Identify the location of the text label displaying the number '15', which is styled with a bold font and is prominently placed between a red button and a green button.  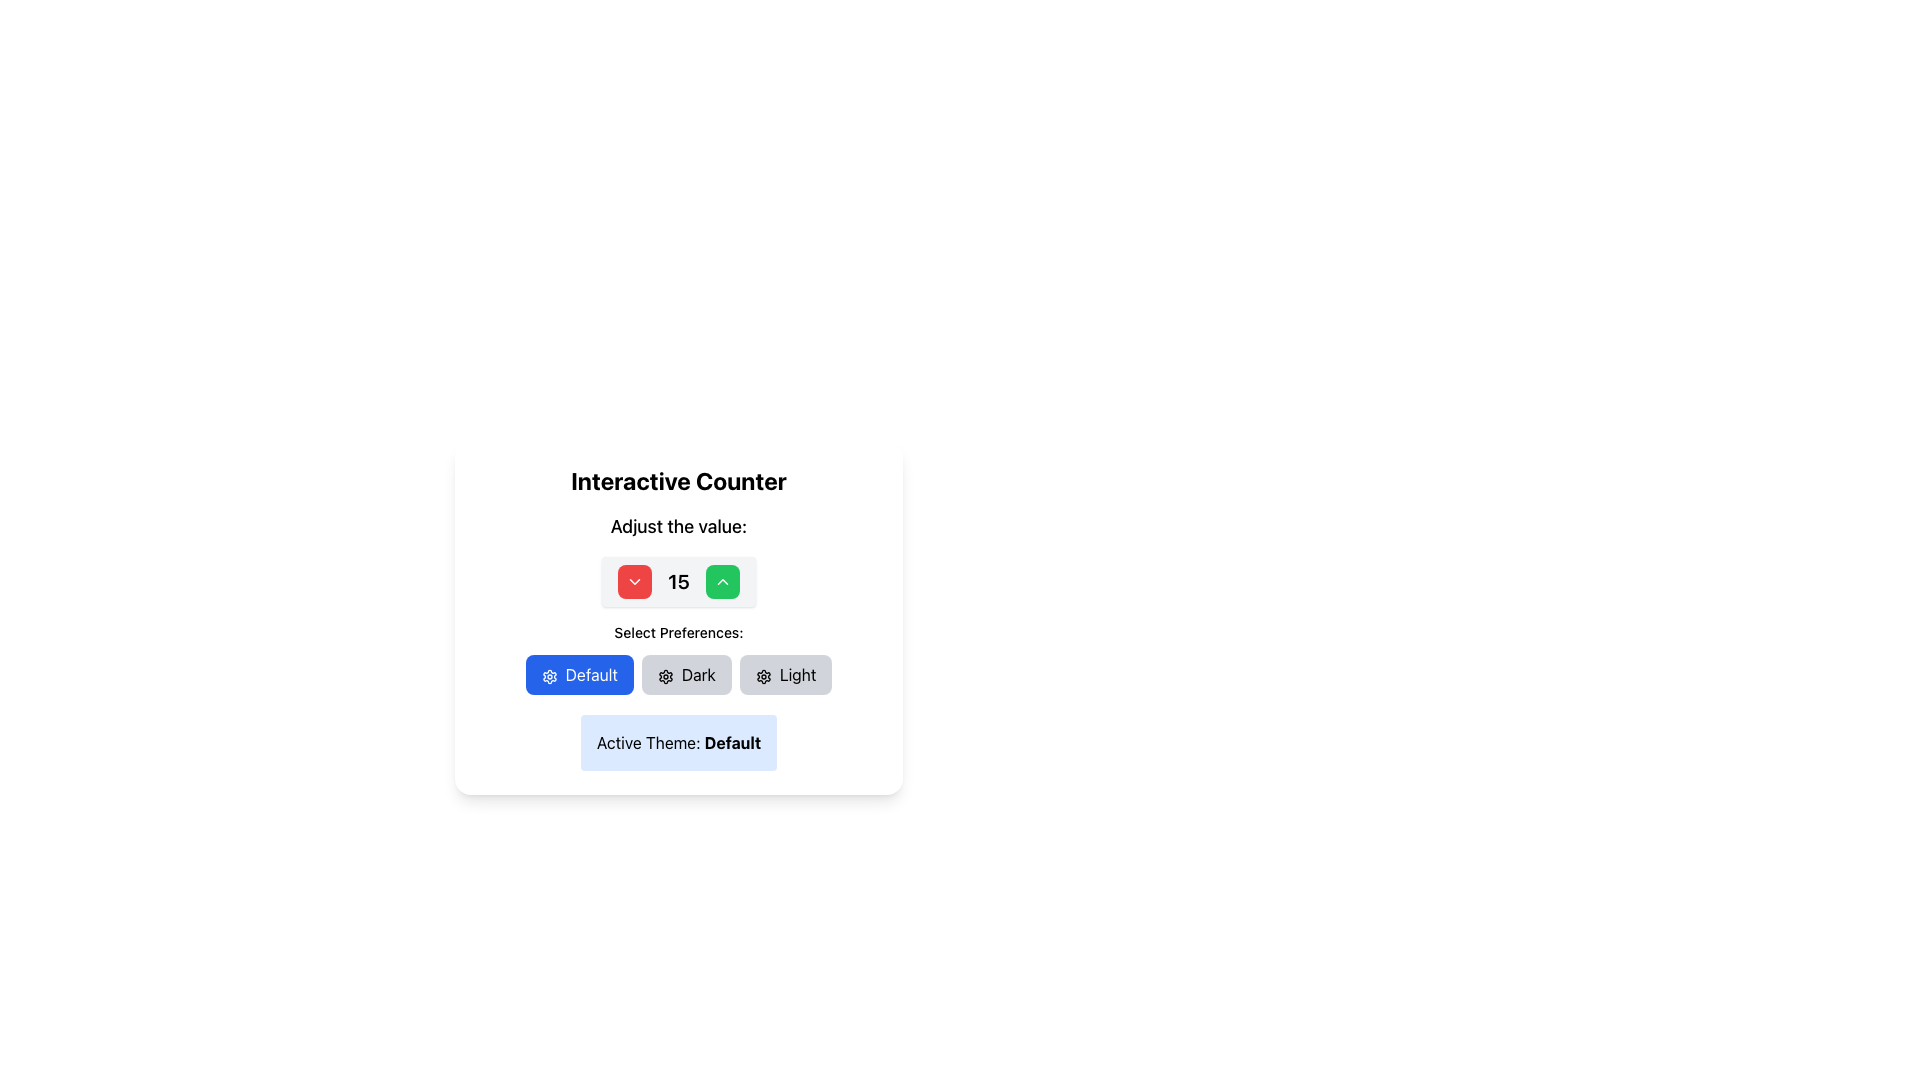
(678, 582).